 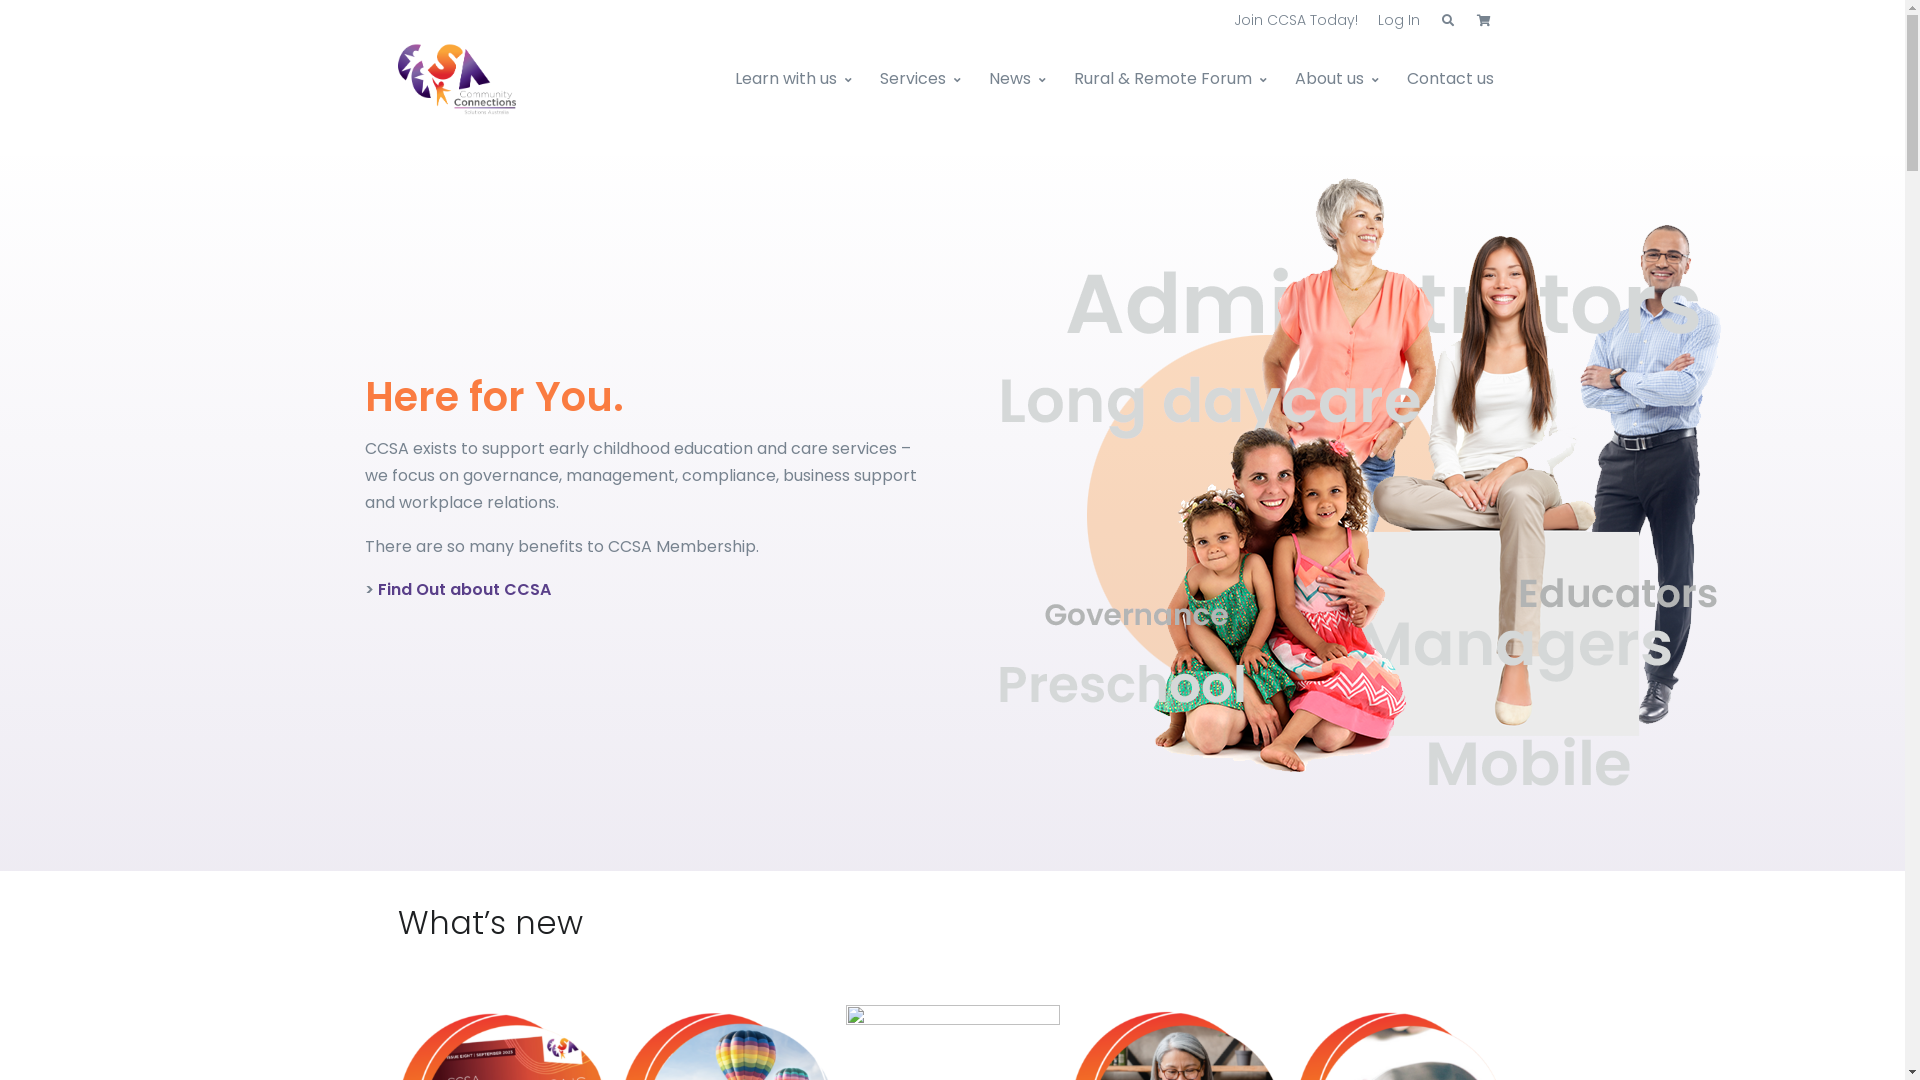 I want to click on 'Rural & Remote Forum', so click(x=1170, y=77).